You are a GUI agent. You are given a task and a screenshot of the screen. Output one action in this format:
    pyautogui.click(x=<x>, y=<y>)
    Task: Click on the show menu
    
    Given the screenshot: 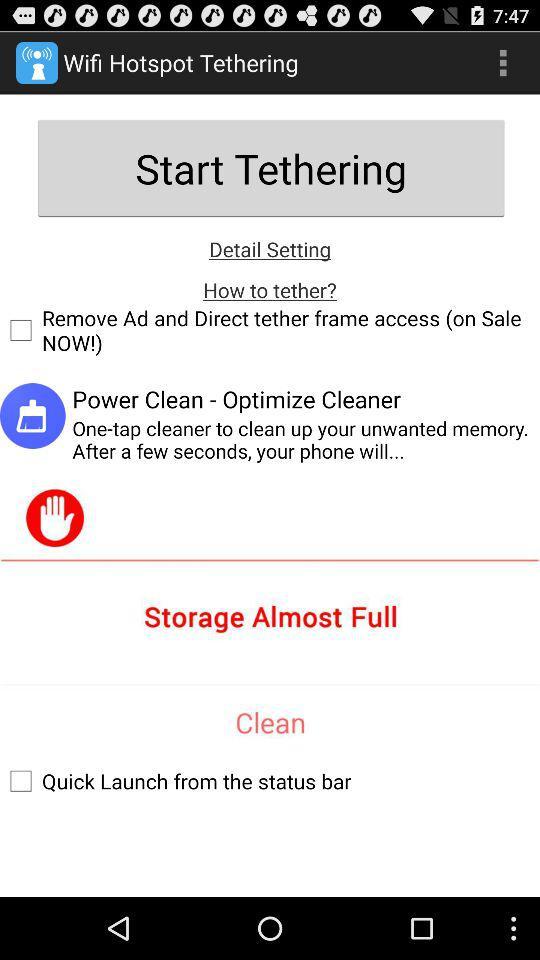 What is the action you would take?
    pyautogui.click(x=502, y=62)
    